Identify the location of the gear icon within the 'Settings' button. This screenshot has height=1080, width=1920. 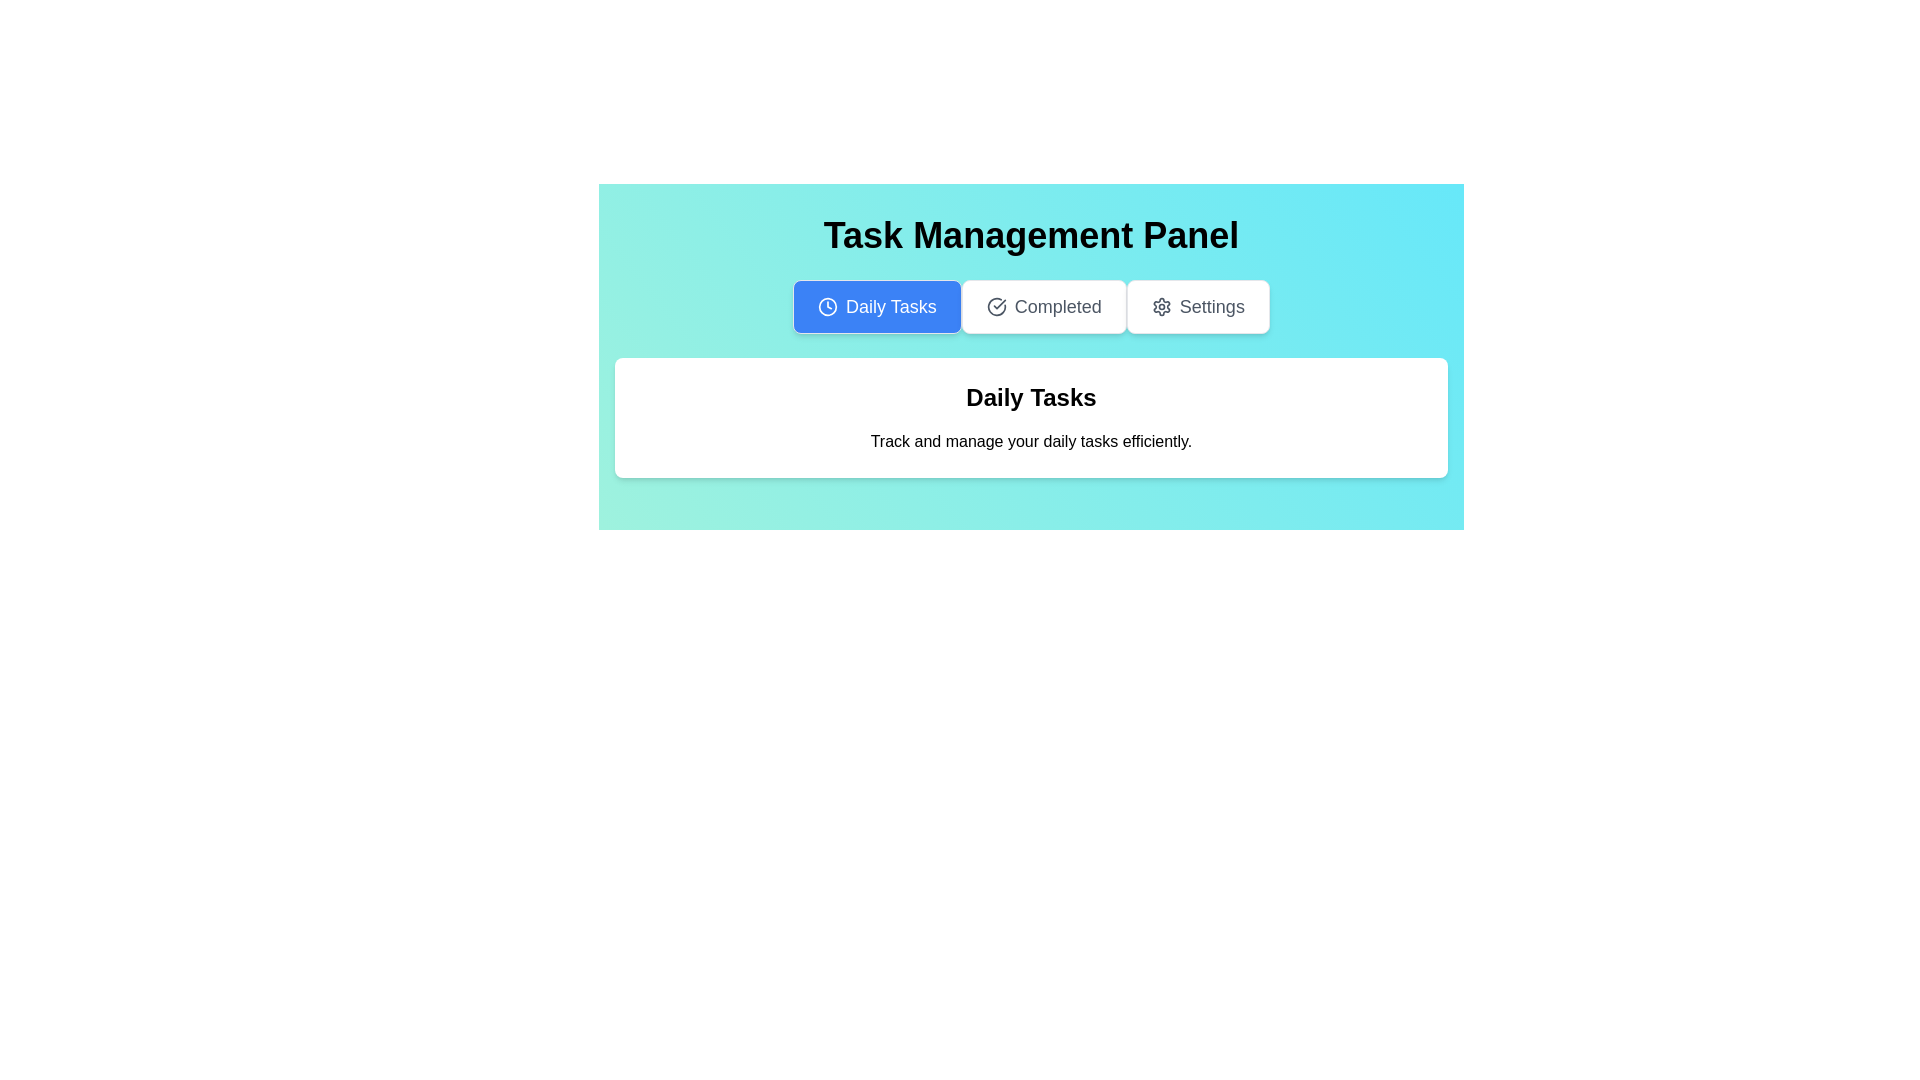
(1161, 307).